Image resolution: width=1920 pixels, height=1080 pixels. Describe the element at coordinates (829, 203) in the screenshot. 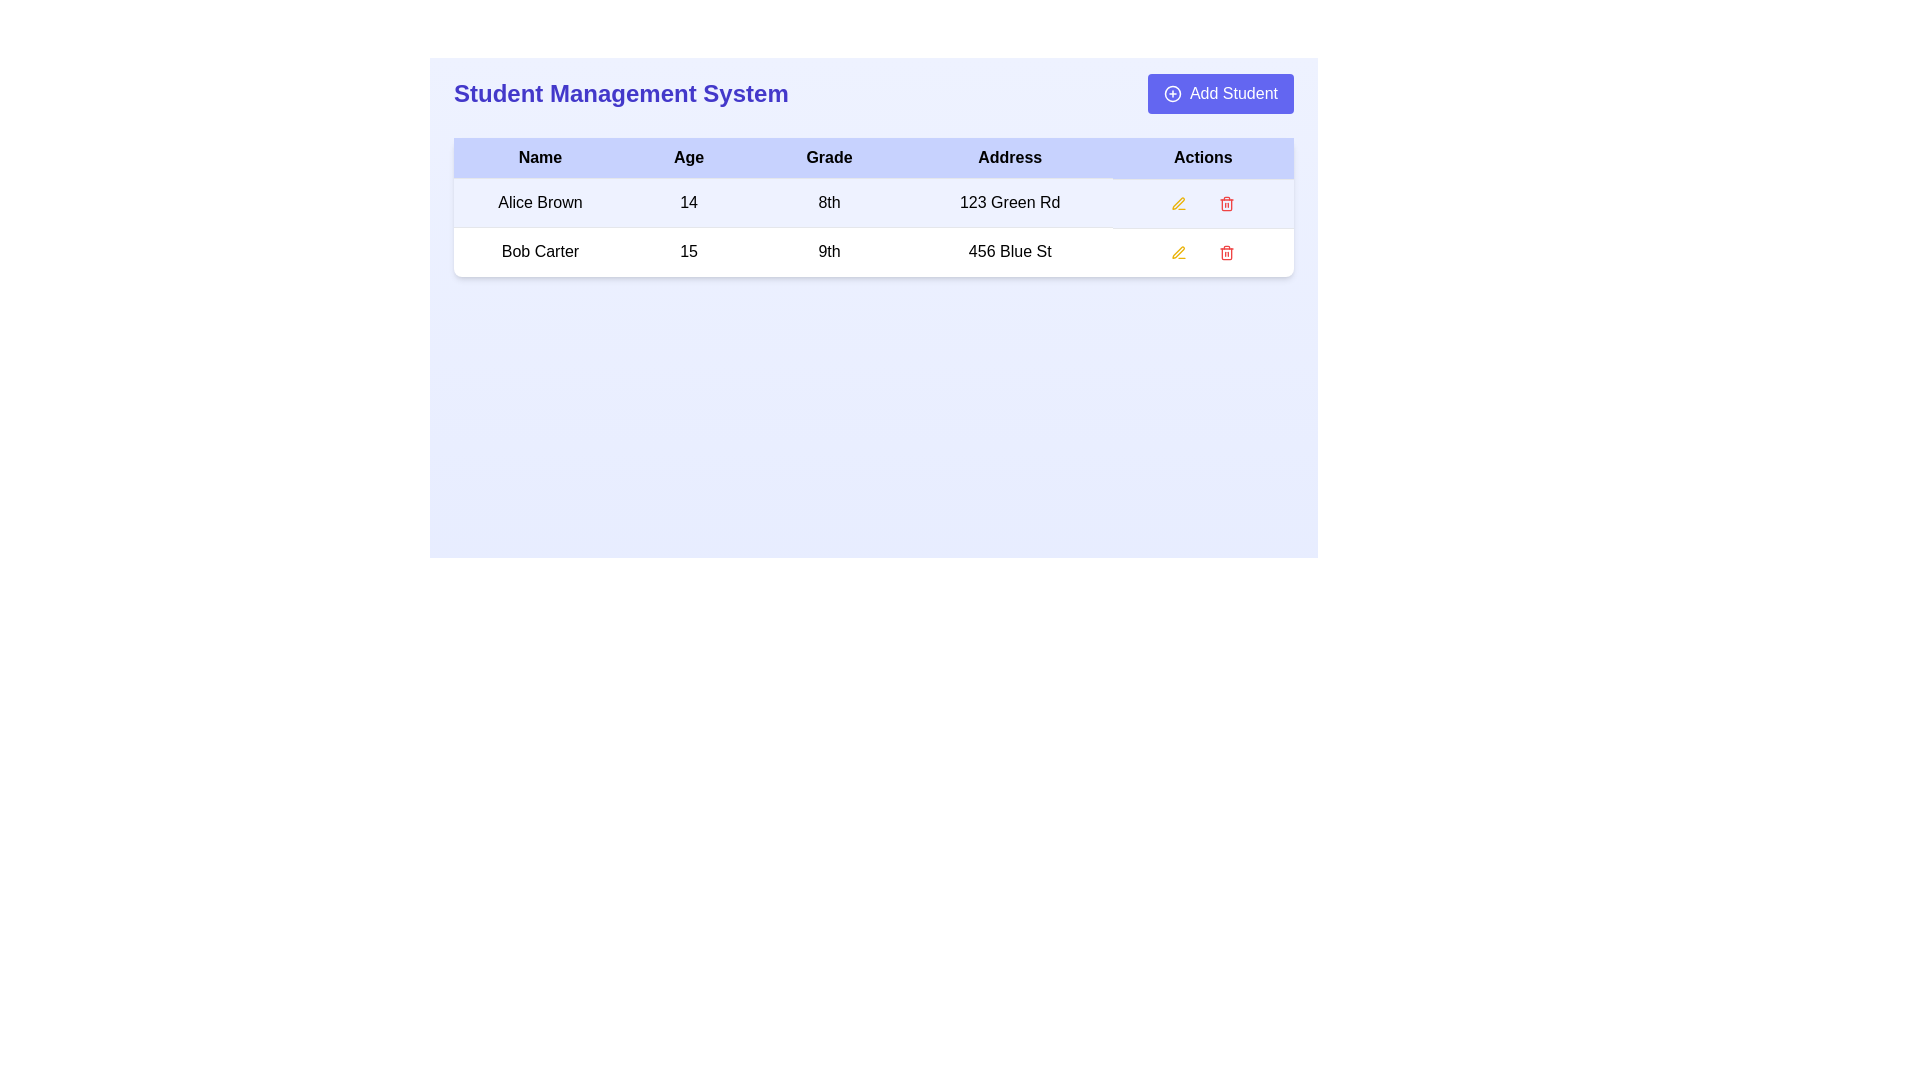

I see `text '8th' located in the first row of the table under the 'Grade' column, which is visually distinguished by a light blue header and alternating row colors` at that location.